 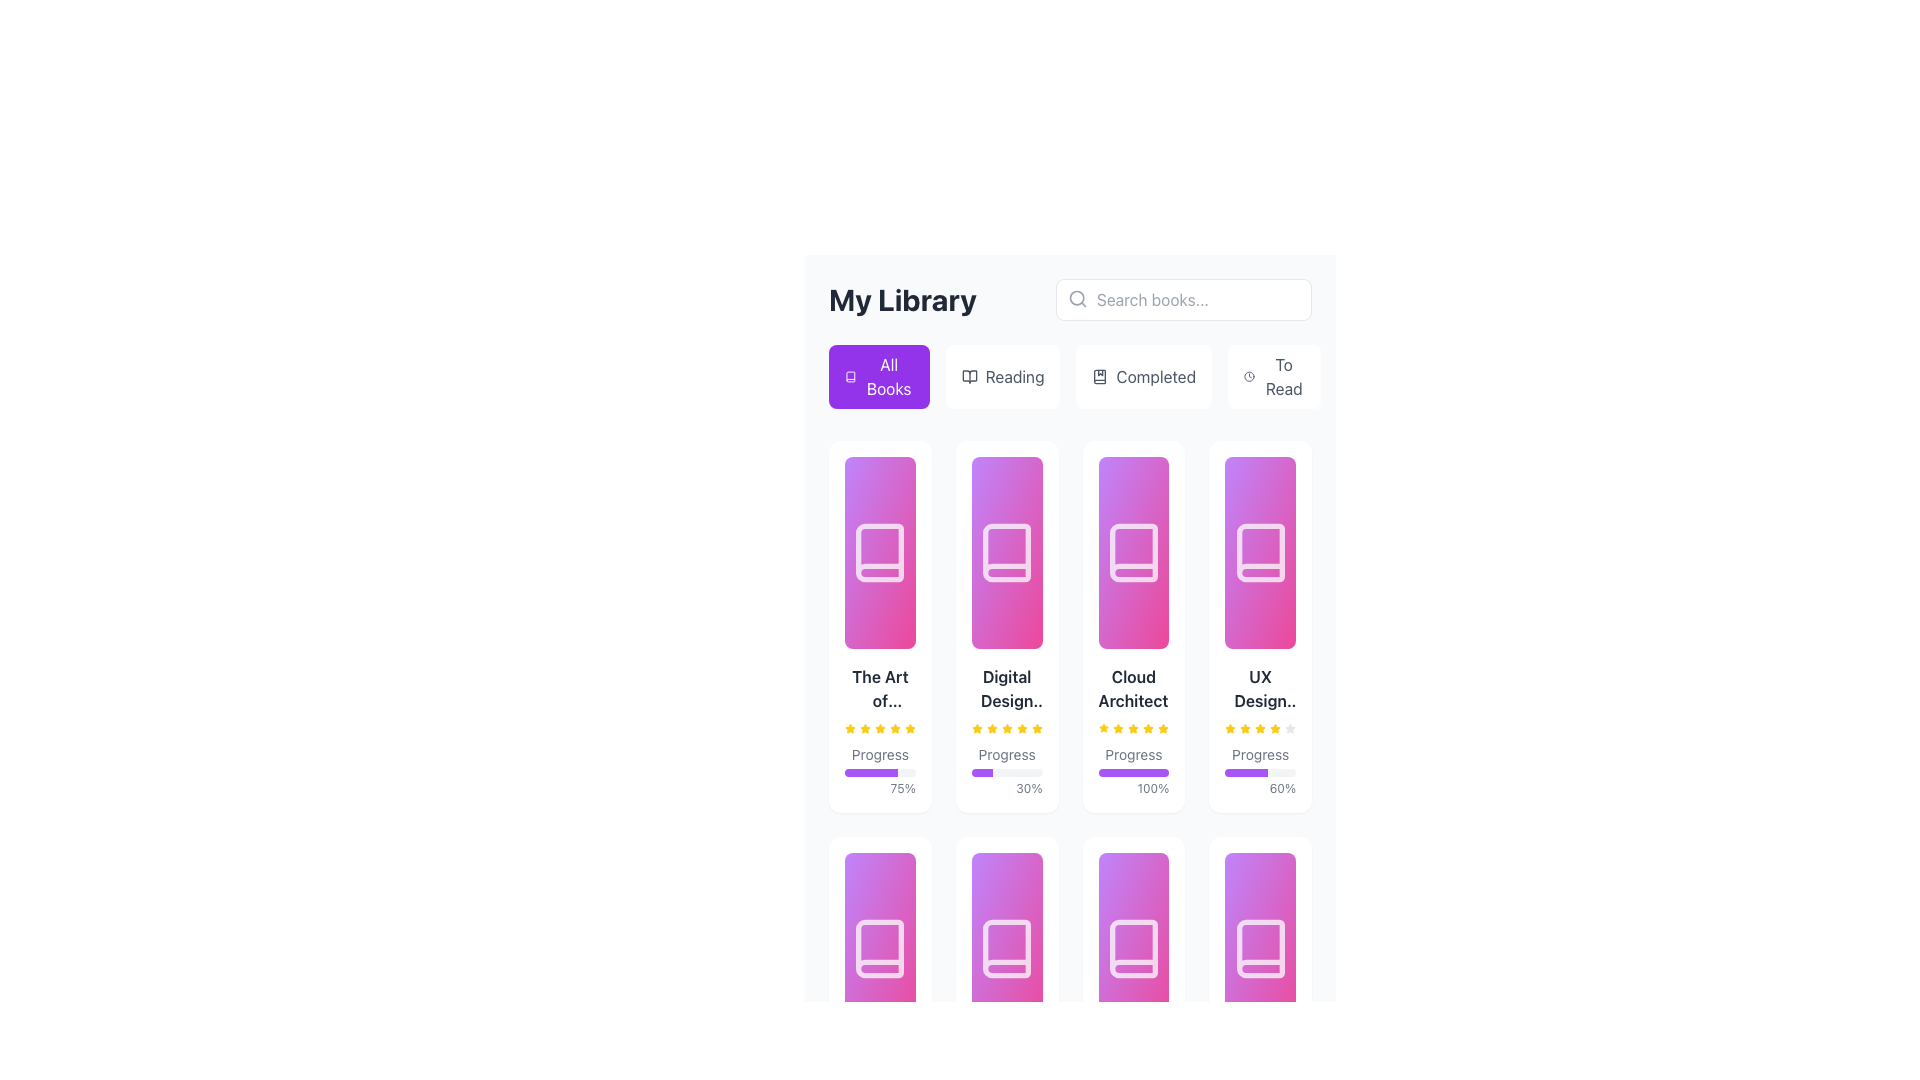 What do you see at coordinates (992, 729) in the screenshot?
I see `the second star icon in the rating display for the book 'Digital Design', which represents the second rating level in a five-star system` at bounding box center [992, 729].